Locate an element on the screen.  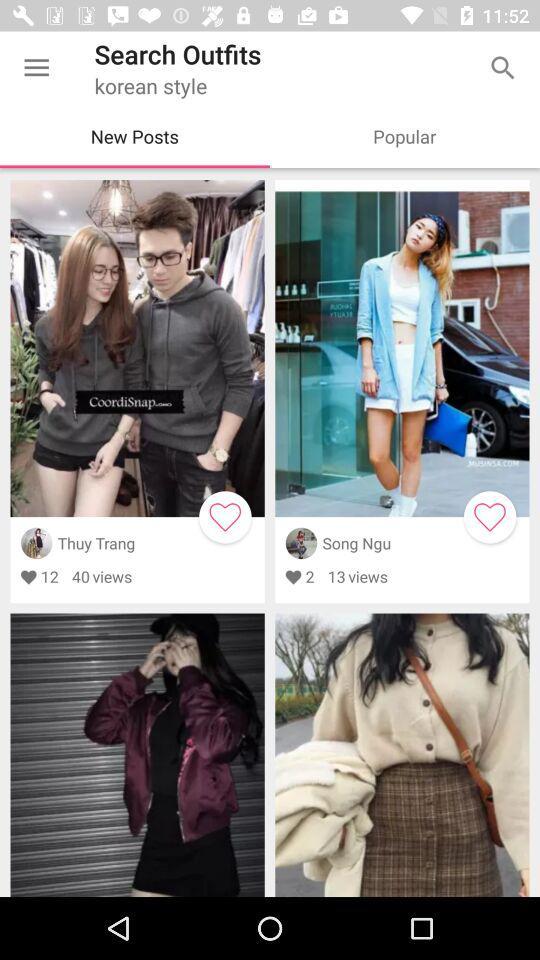
like/unlike post is located at coordinates (224, 516).